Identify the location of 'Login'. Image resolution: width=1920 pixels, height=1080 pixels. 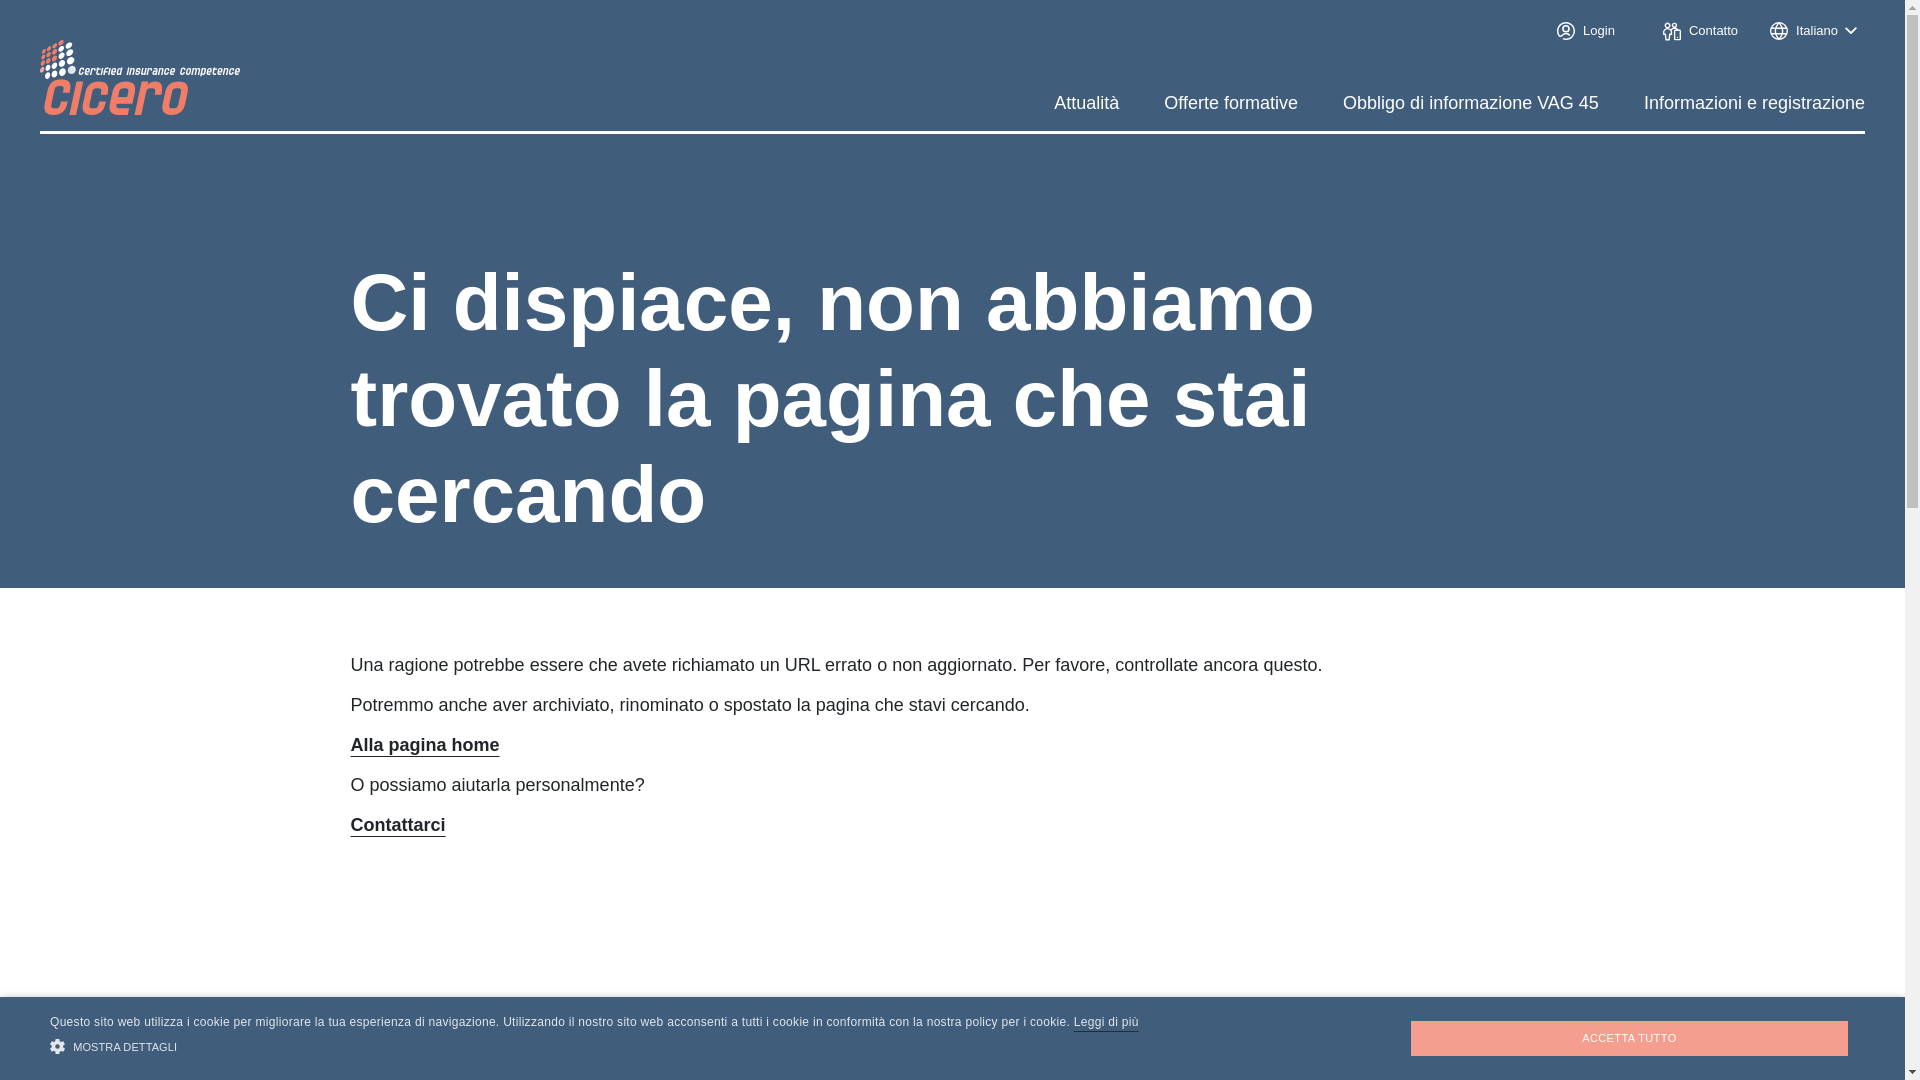
(1581, 30).